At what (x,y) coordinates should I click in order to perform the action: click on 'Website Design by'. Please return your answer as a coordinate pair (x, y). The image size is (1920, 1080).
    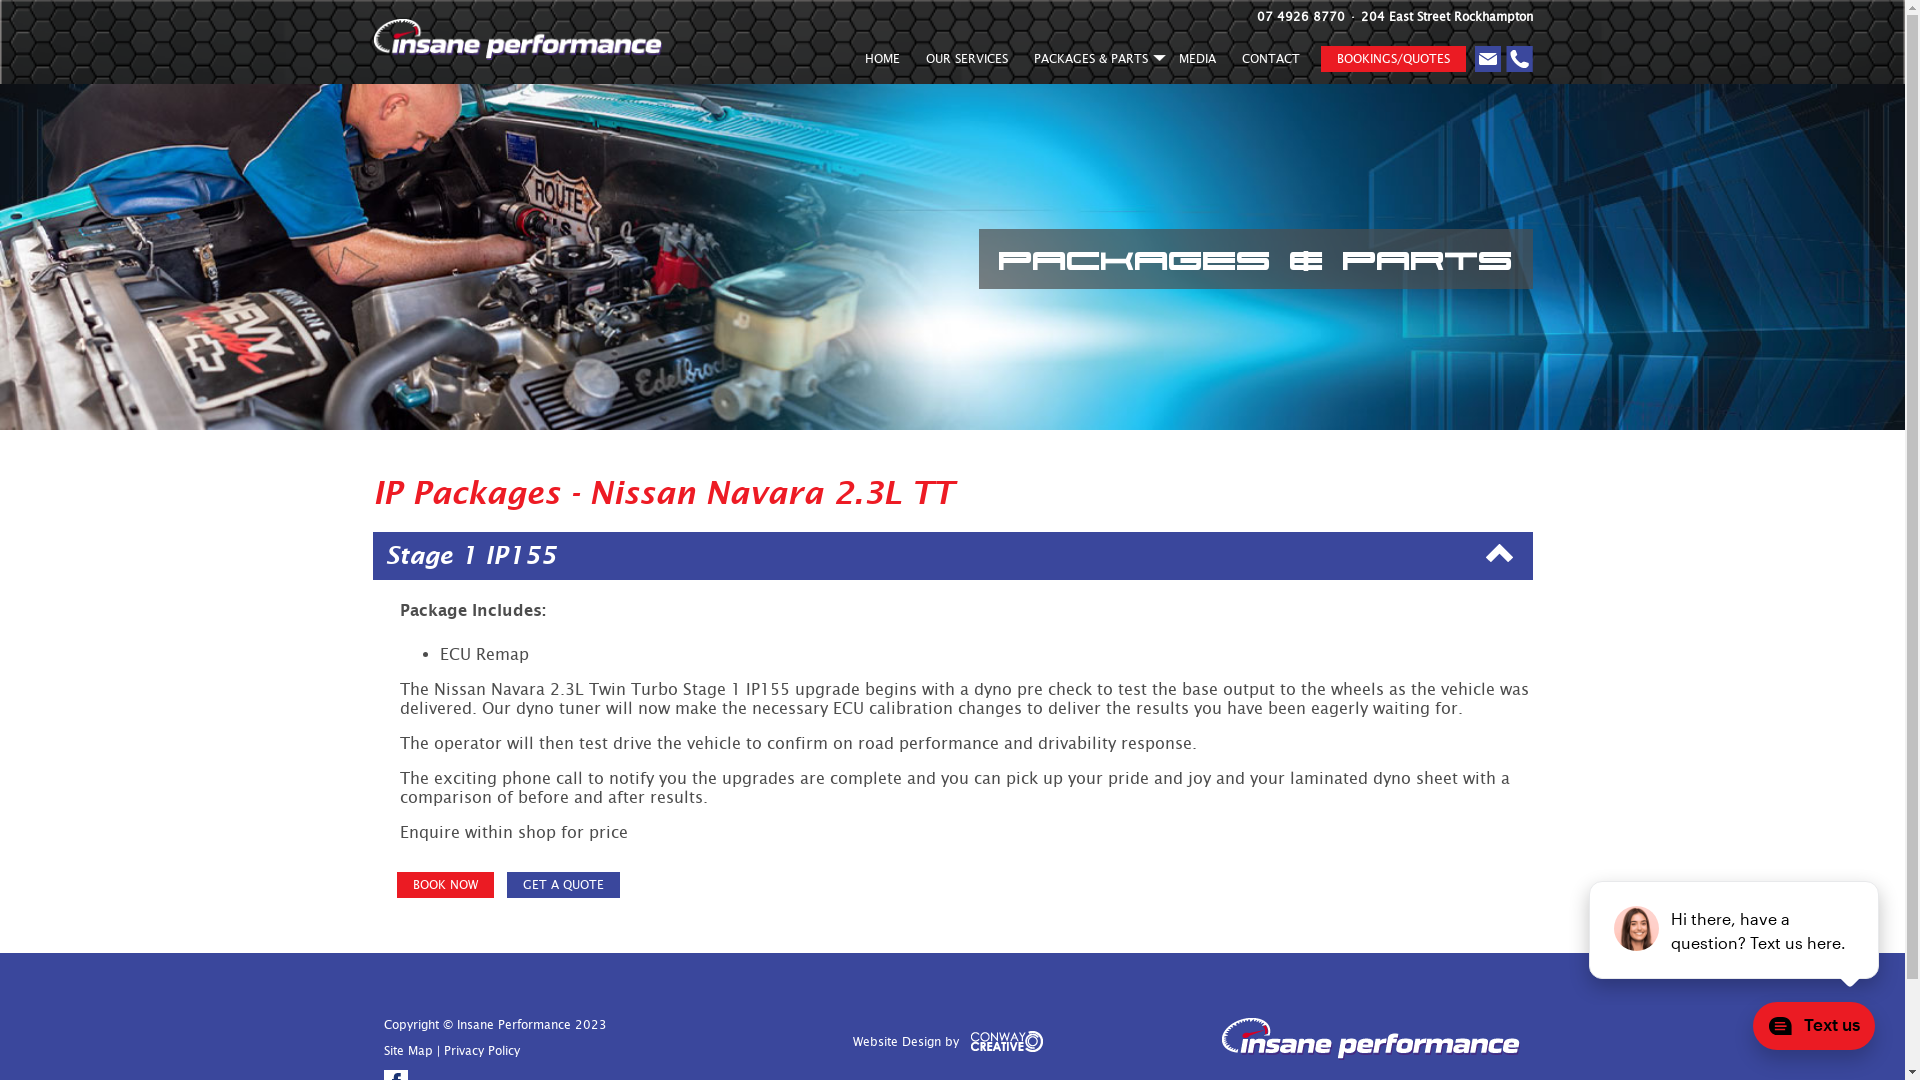
    Looking at the image, I should click on (859, 1047).